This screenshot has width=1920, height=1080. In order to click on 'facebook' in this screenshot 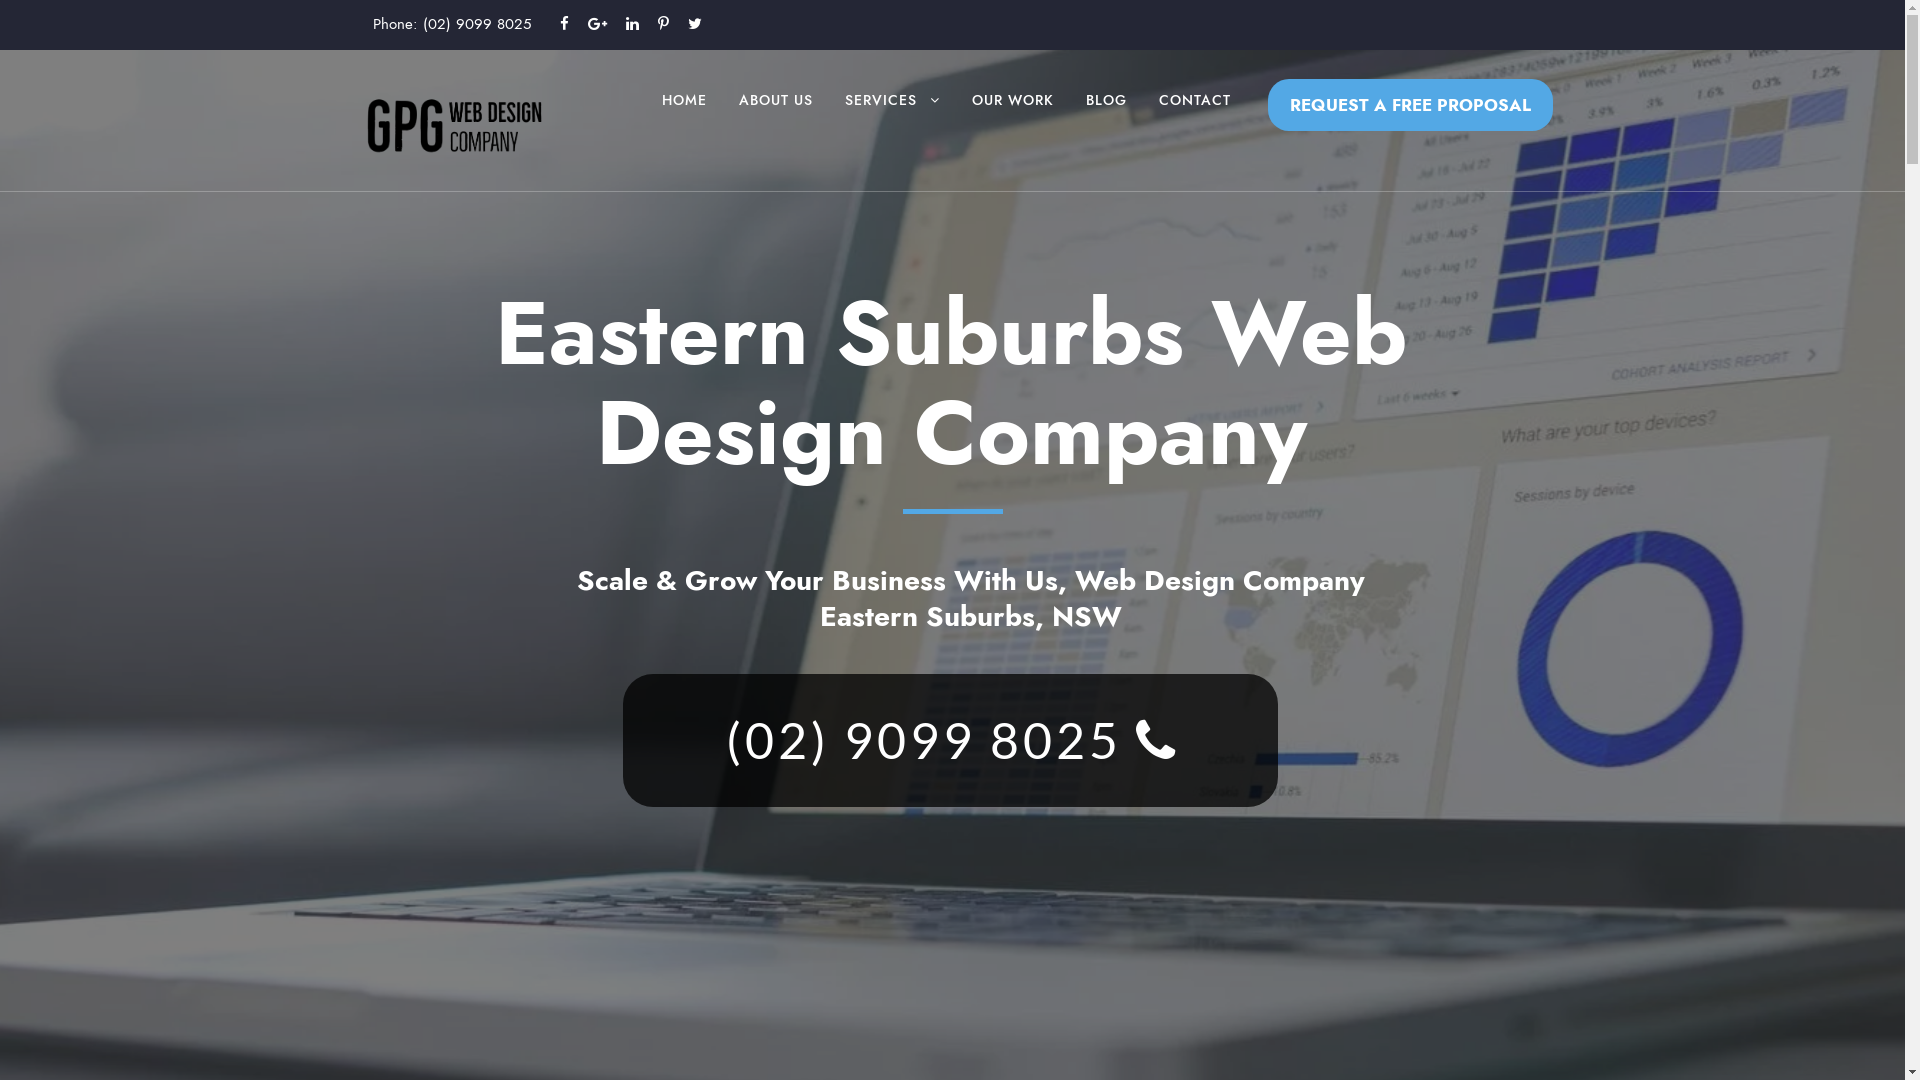, I will do `click(563, 23)`.